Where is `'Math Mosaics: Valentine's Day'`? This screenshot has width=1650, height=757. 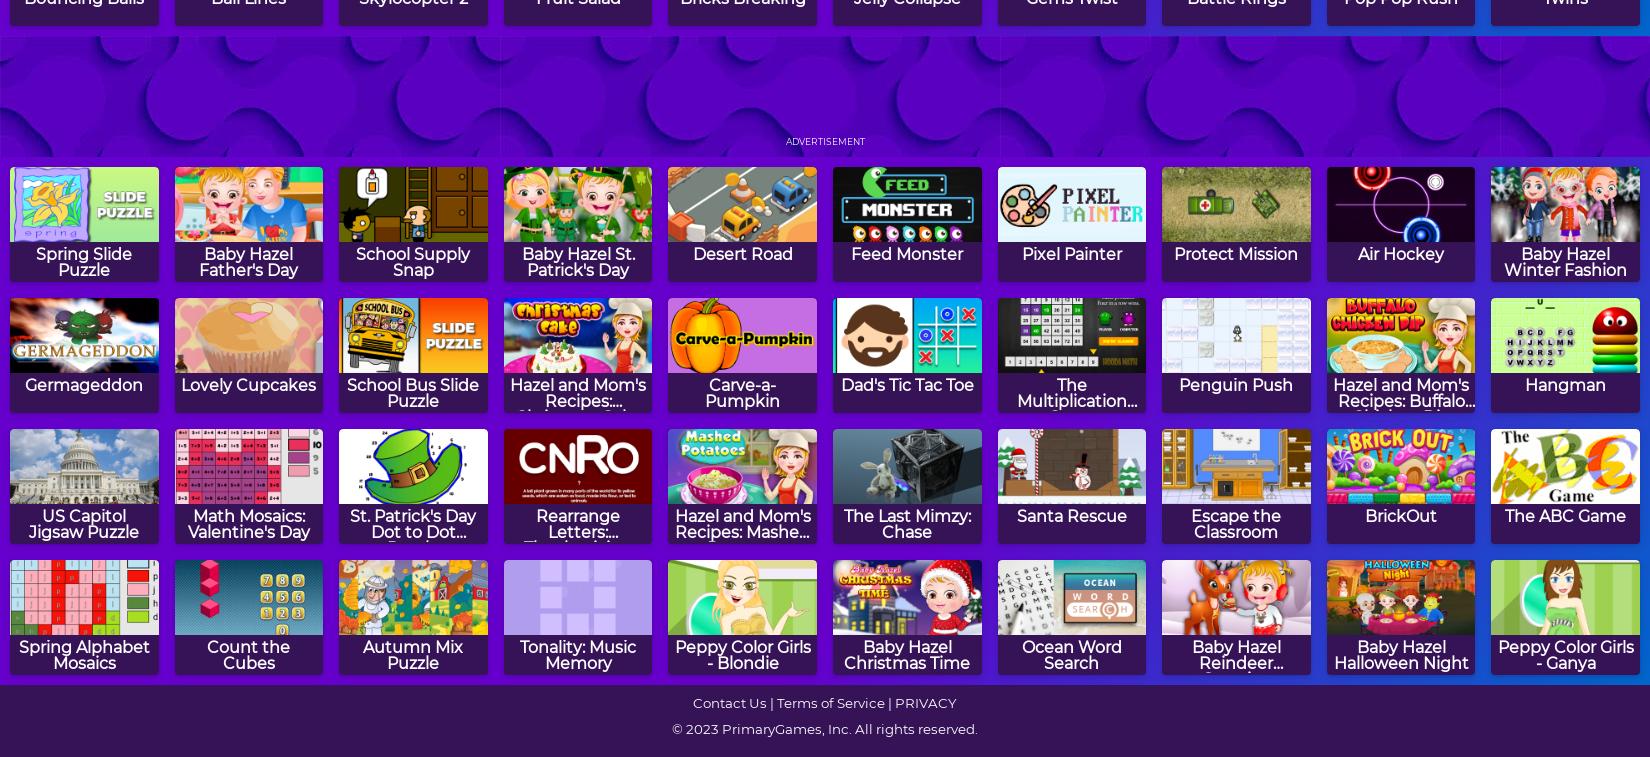 'Math Mosaics: Valentine's Day' is located at coordinates (186, 523).